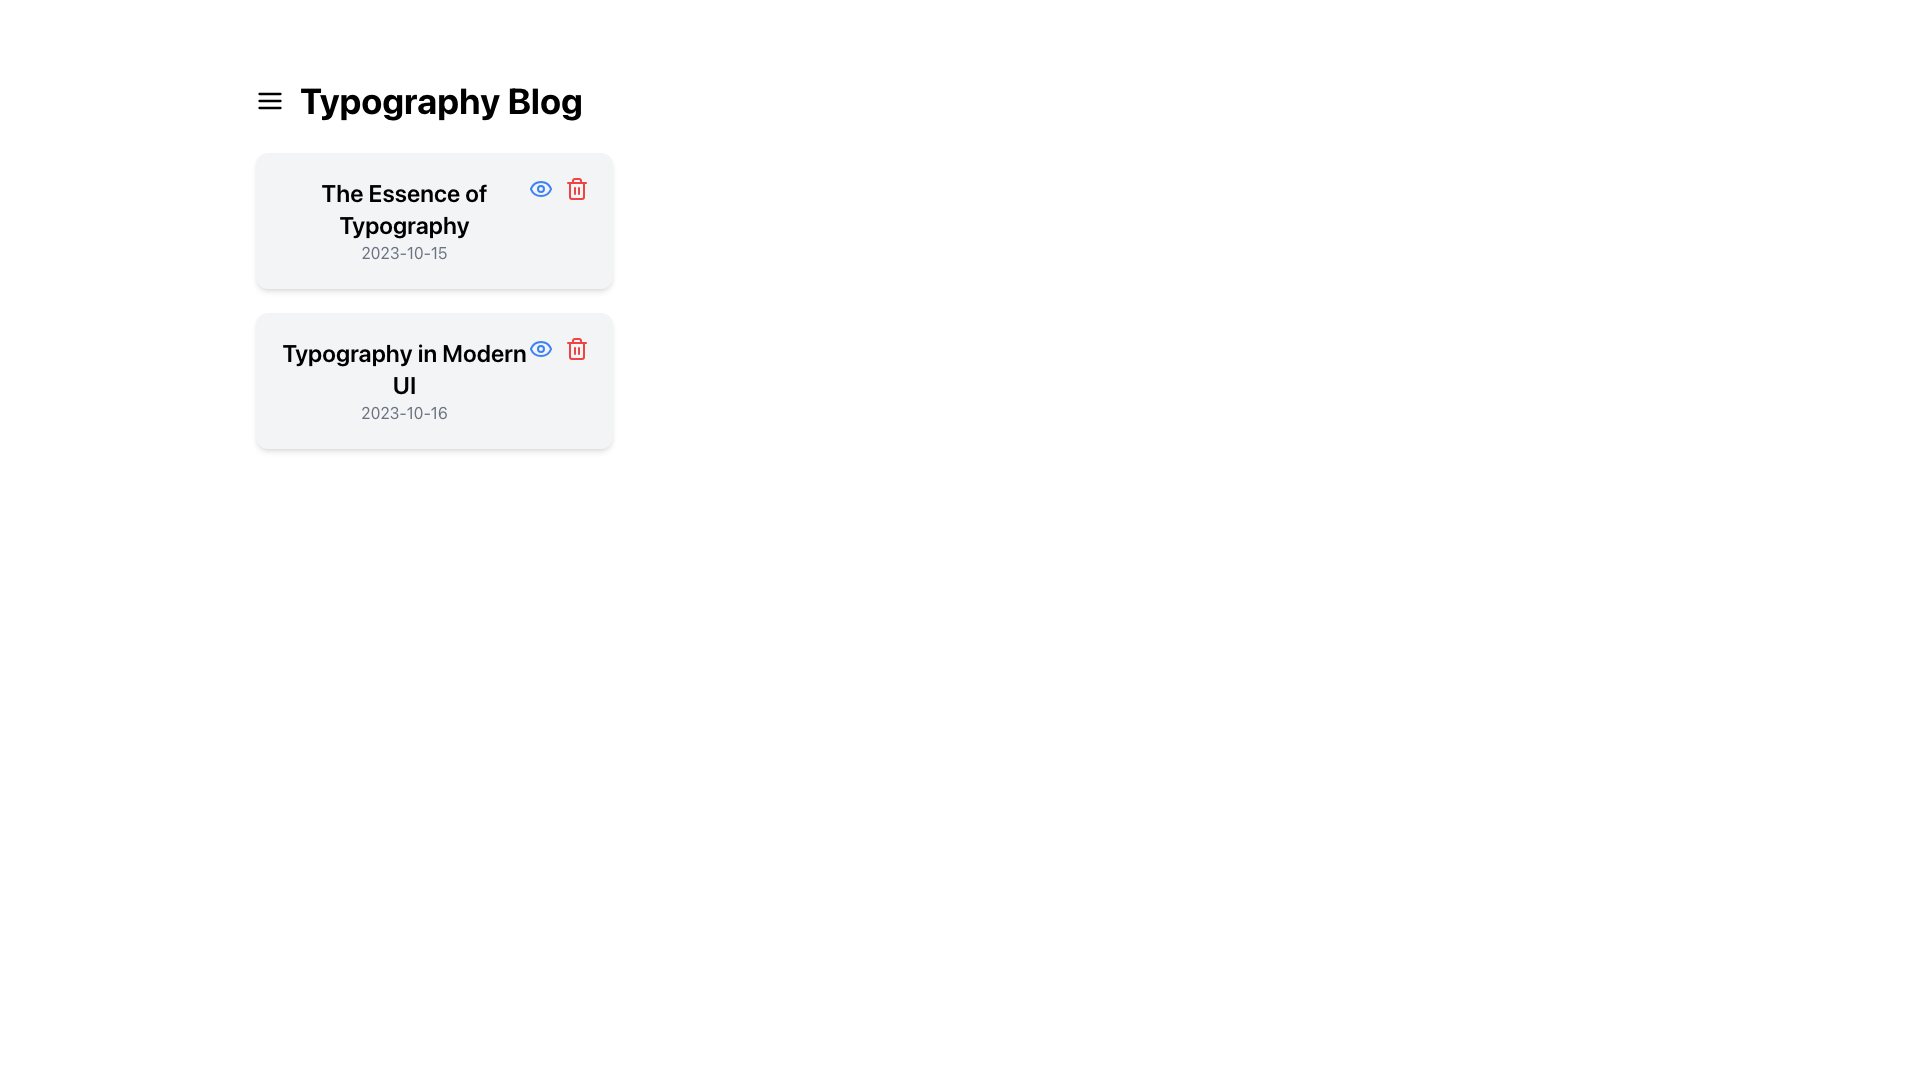  What do you see at coordinates (575, 191) in the screenshot?
I see `the trash can icon located in the top-right corner of the card titled 'The Essence of Typography'` at bounding box center [575, 191].